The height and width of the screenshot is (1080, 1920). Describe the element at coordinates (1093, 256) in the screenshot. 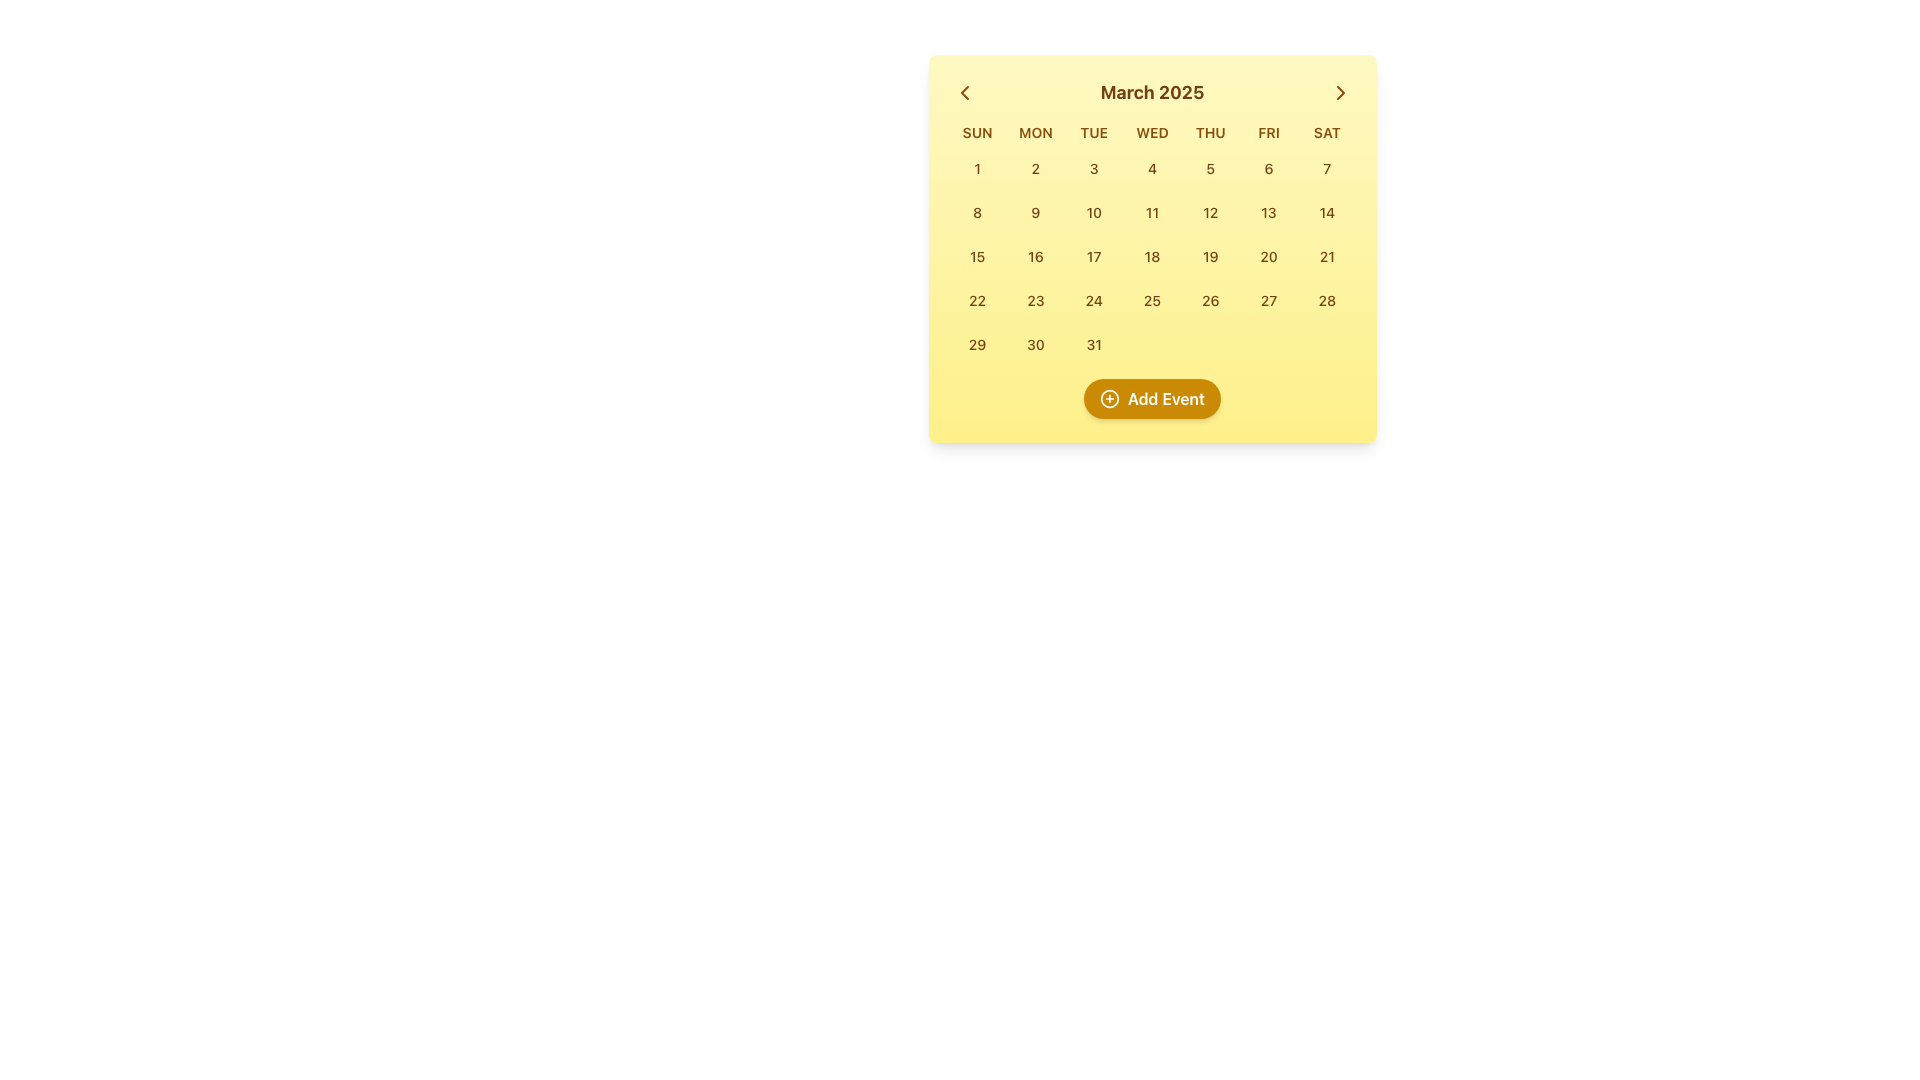

I see `the button representing March 17 in the calendar` at that location.